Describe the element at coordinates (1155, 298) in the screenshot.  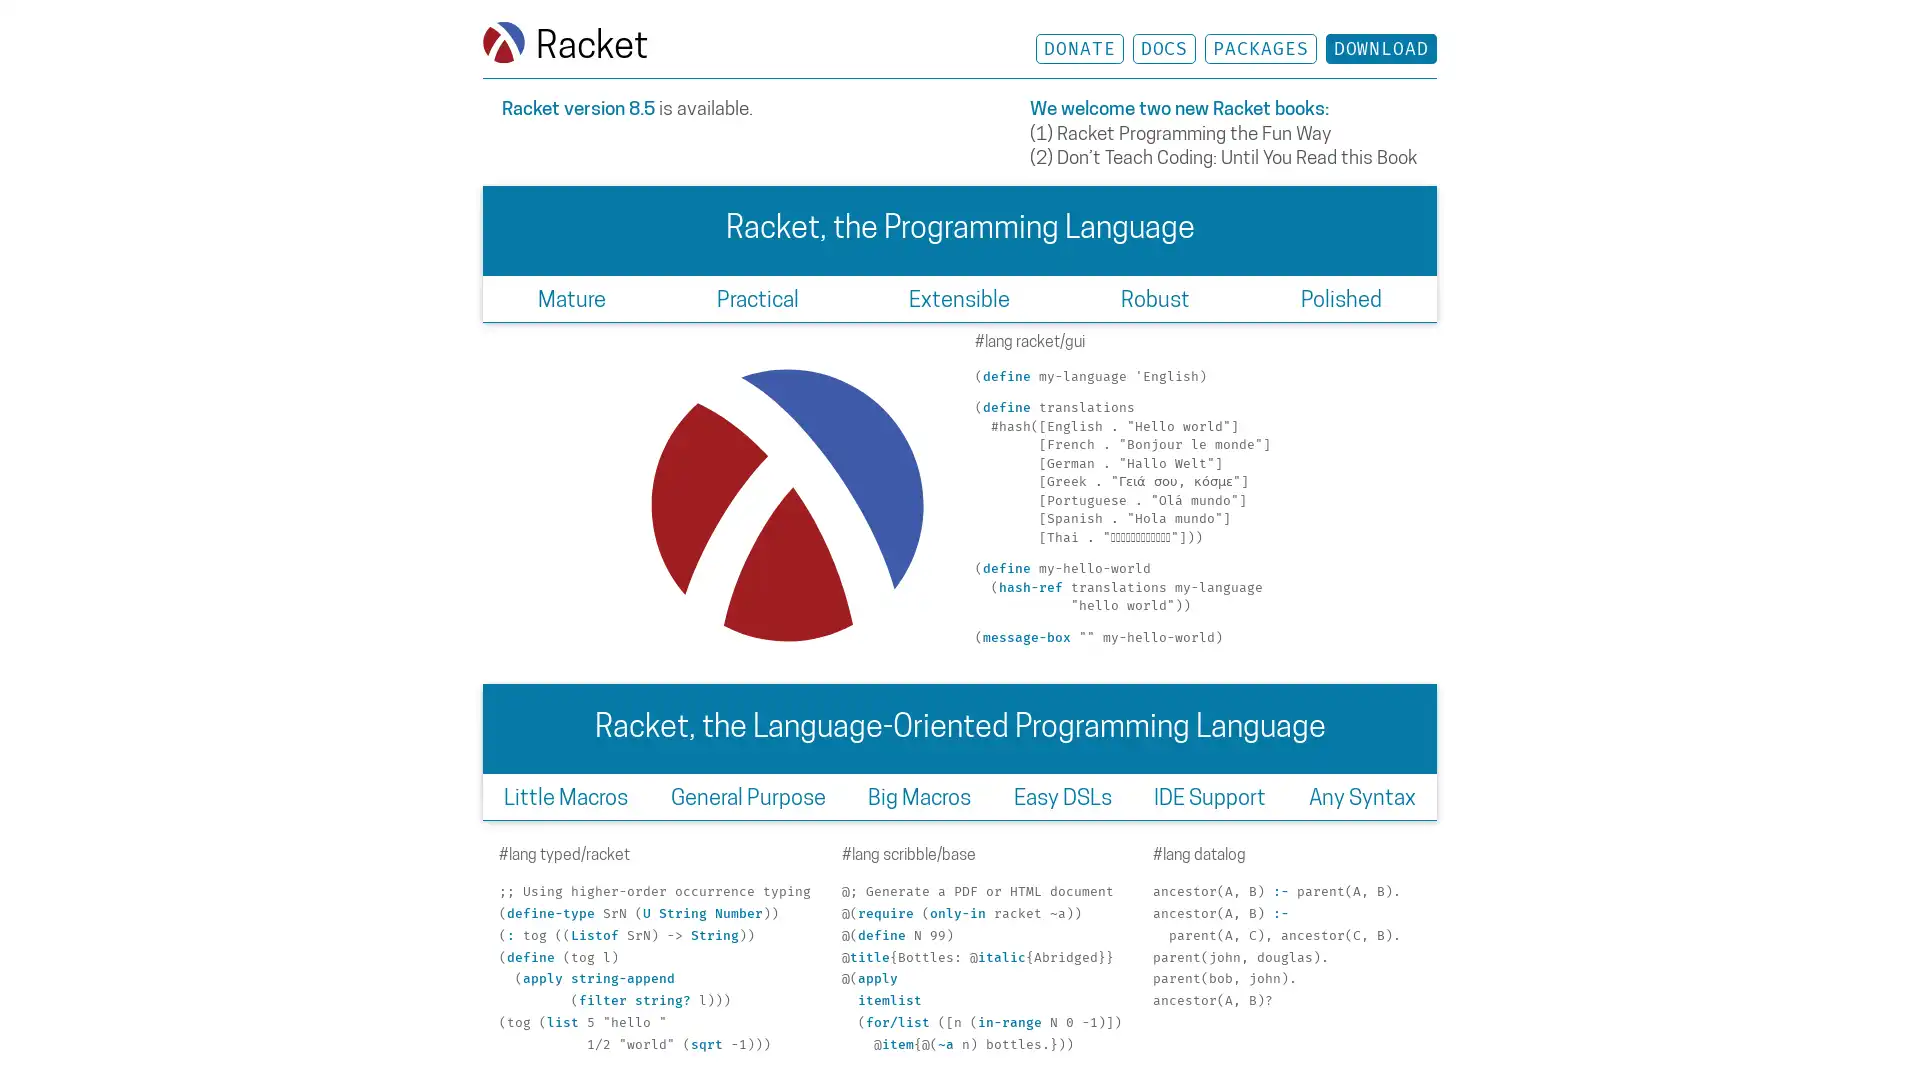
I see `Robust` at that location.